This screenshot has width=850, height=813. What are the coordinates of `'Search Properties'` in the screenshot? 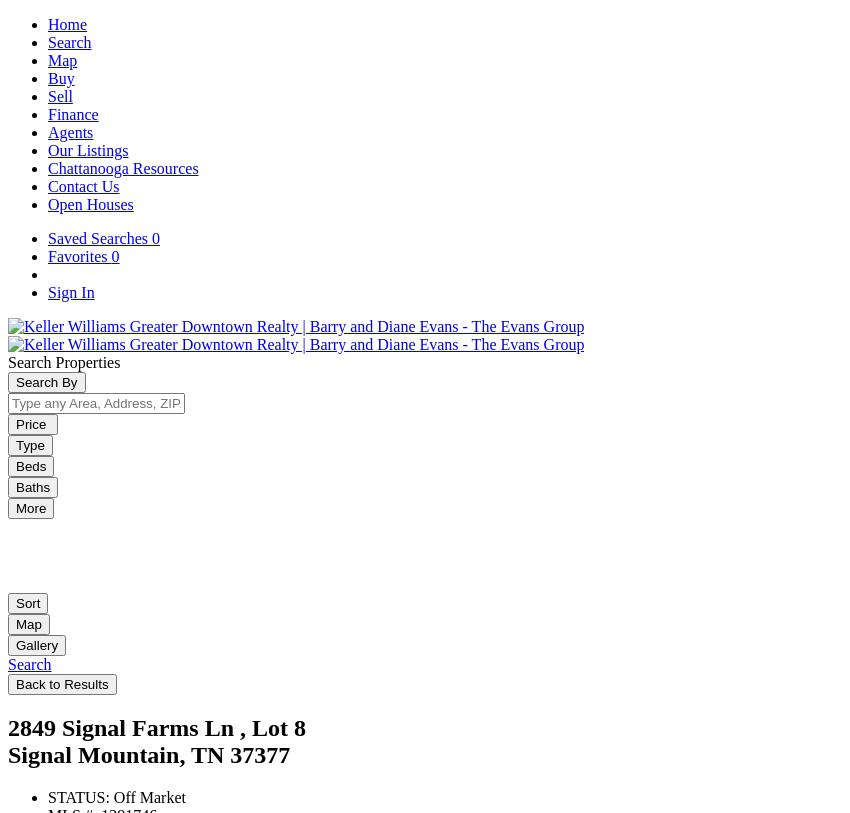 It's located at (64, 361).